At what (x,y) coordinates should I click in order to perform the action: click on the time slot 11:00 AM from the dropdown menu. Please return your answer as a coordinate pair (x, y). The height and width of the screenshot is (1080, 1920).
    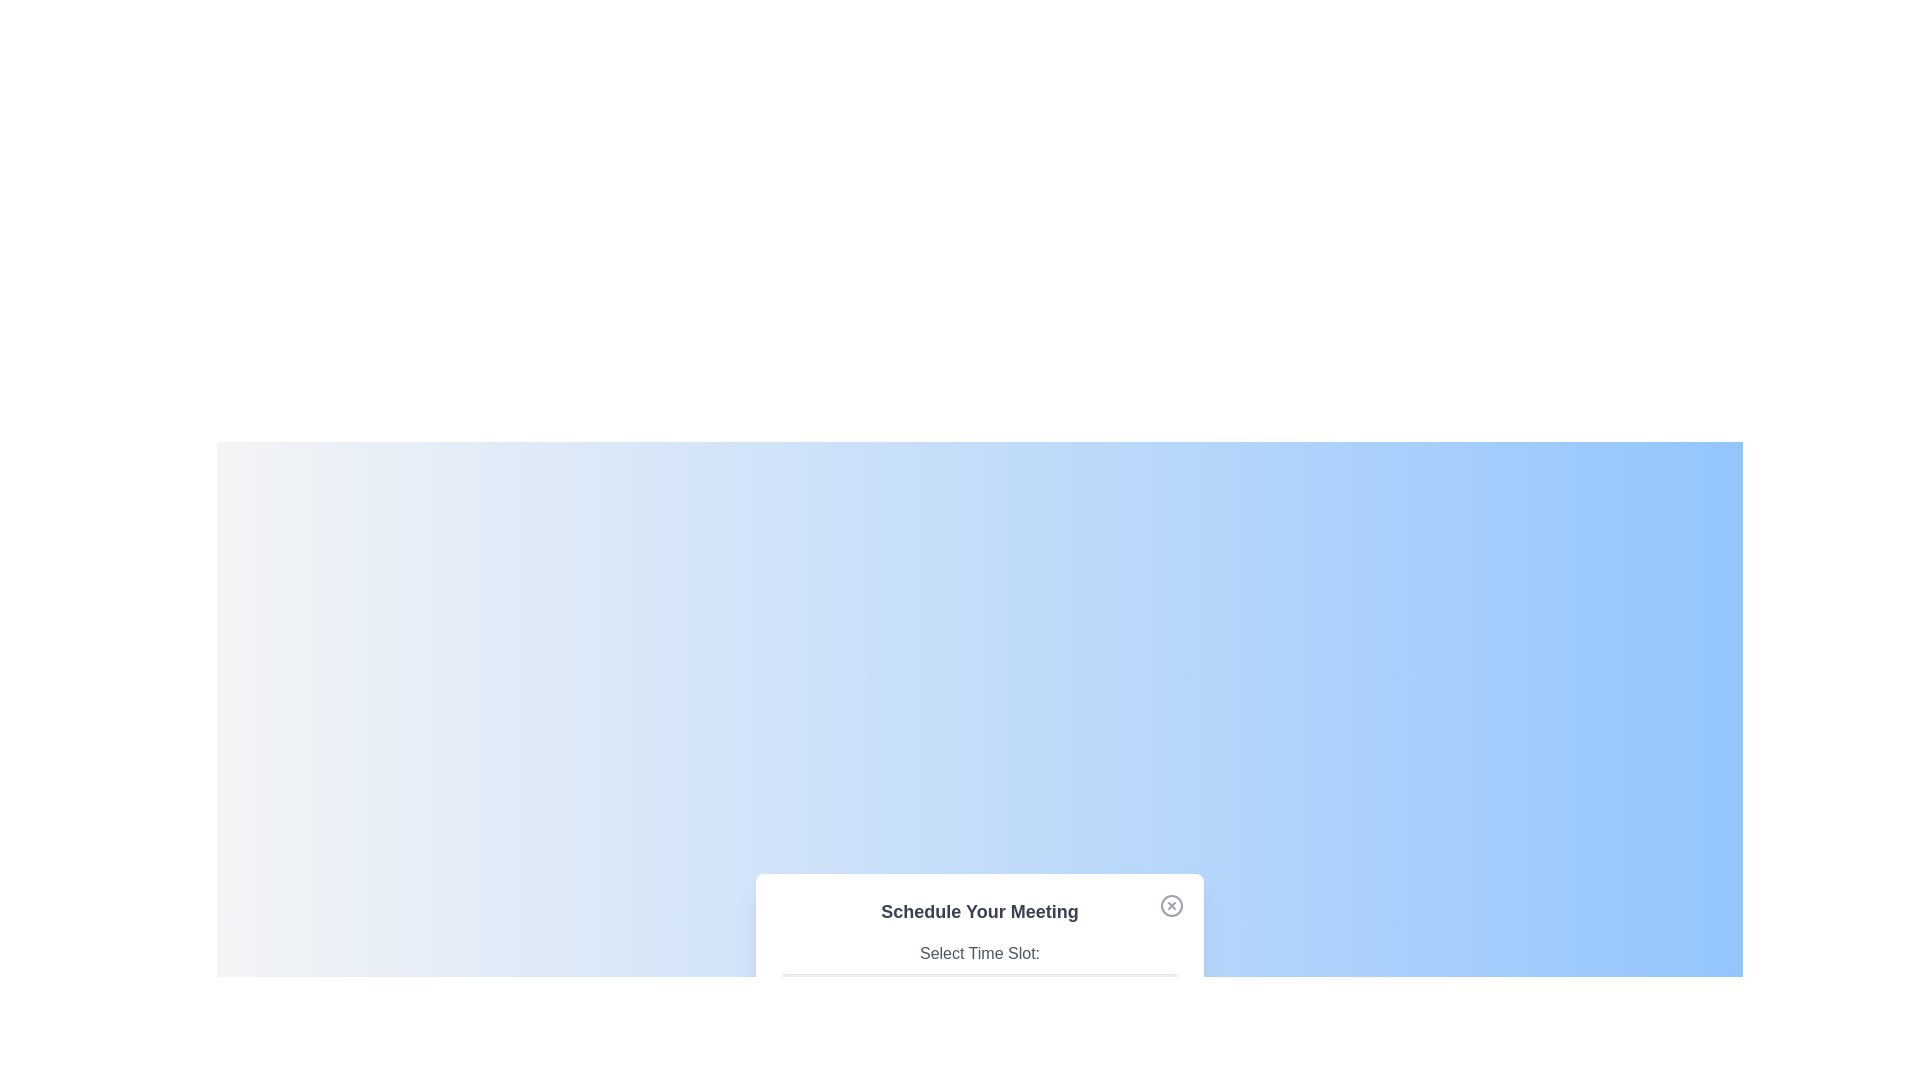
    Looking at the image, I should click on (979, 991).